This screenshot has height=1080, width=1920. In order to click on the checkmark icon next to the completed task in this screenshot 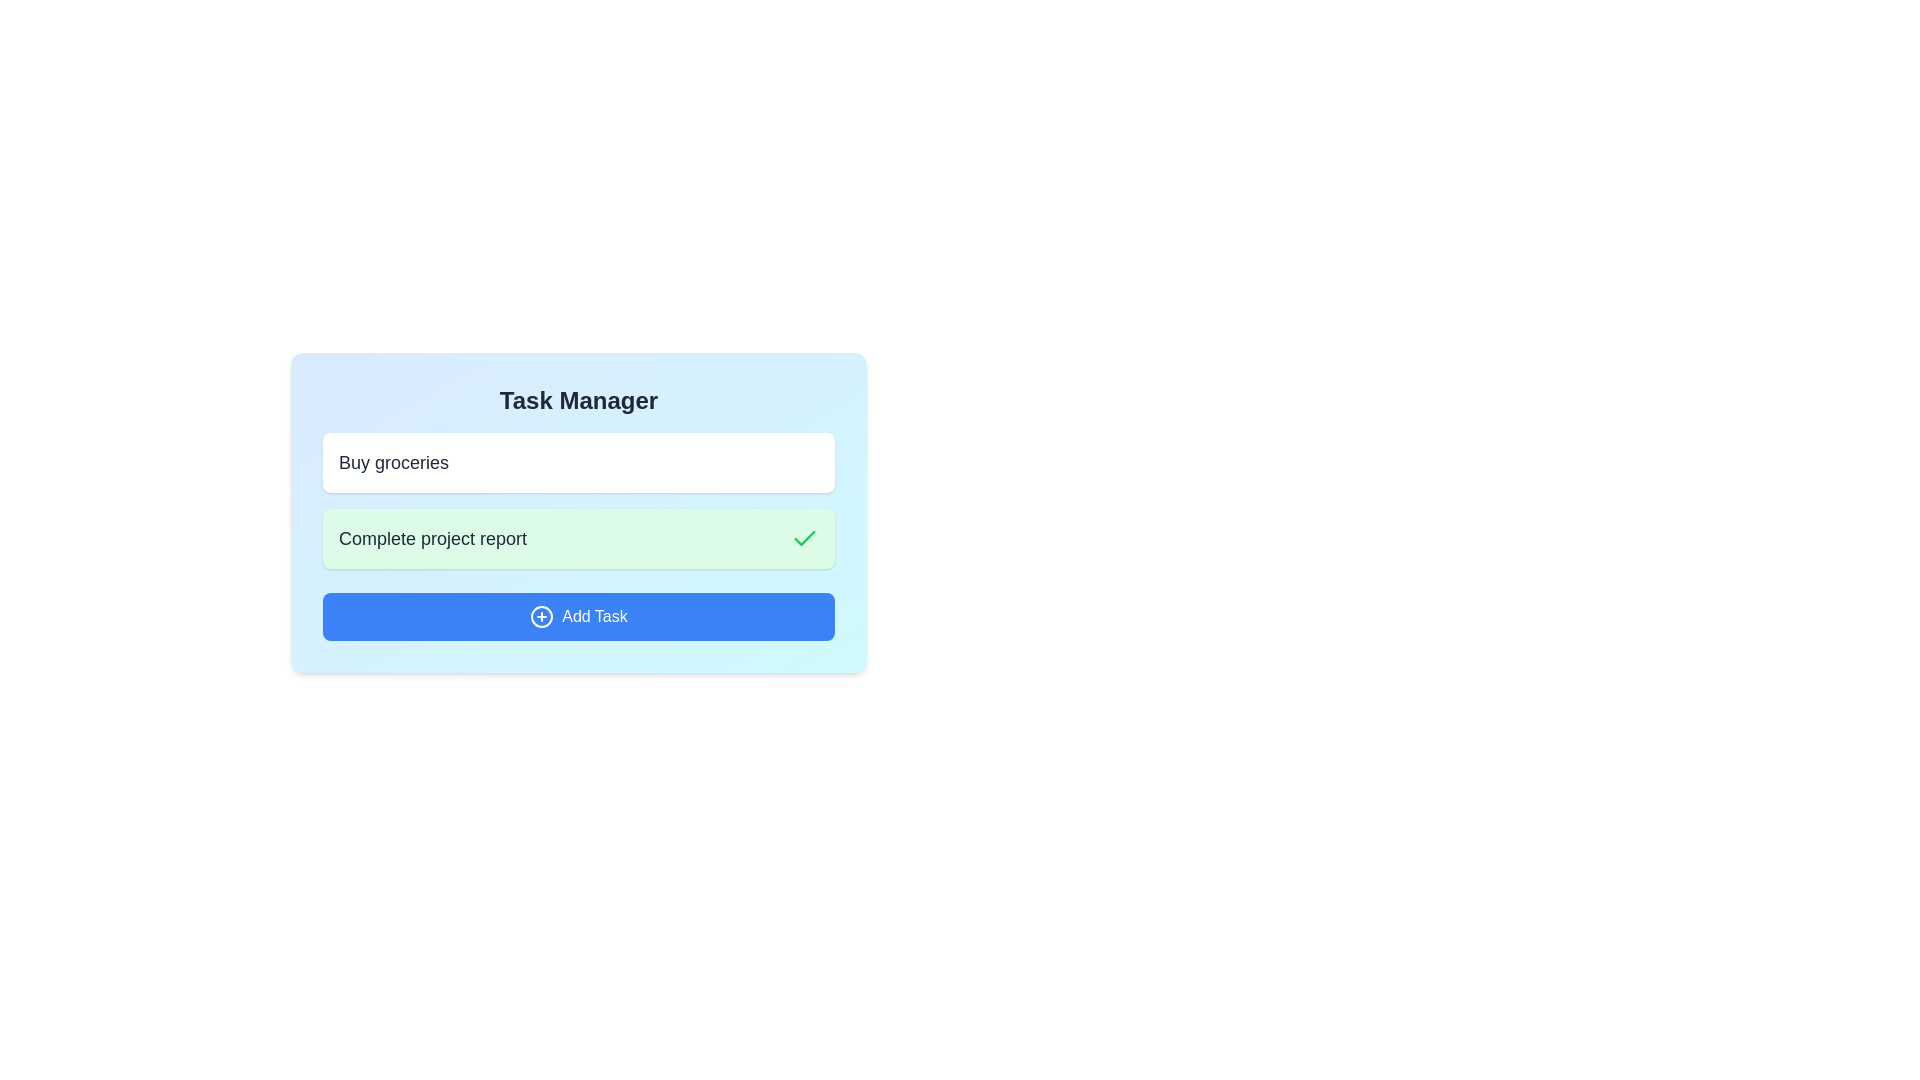, I will do `click(805, 538)`.